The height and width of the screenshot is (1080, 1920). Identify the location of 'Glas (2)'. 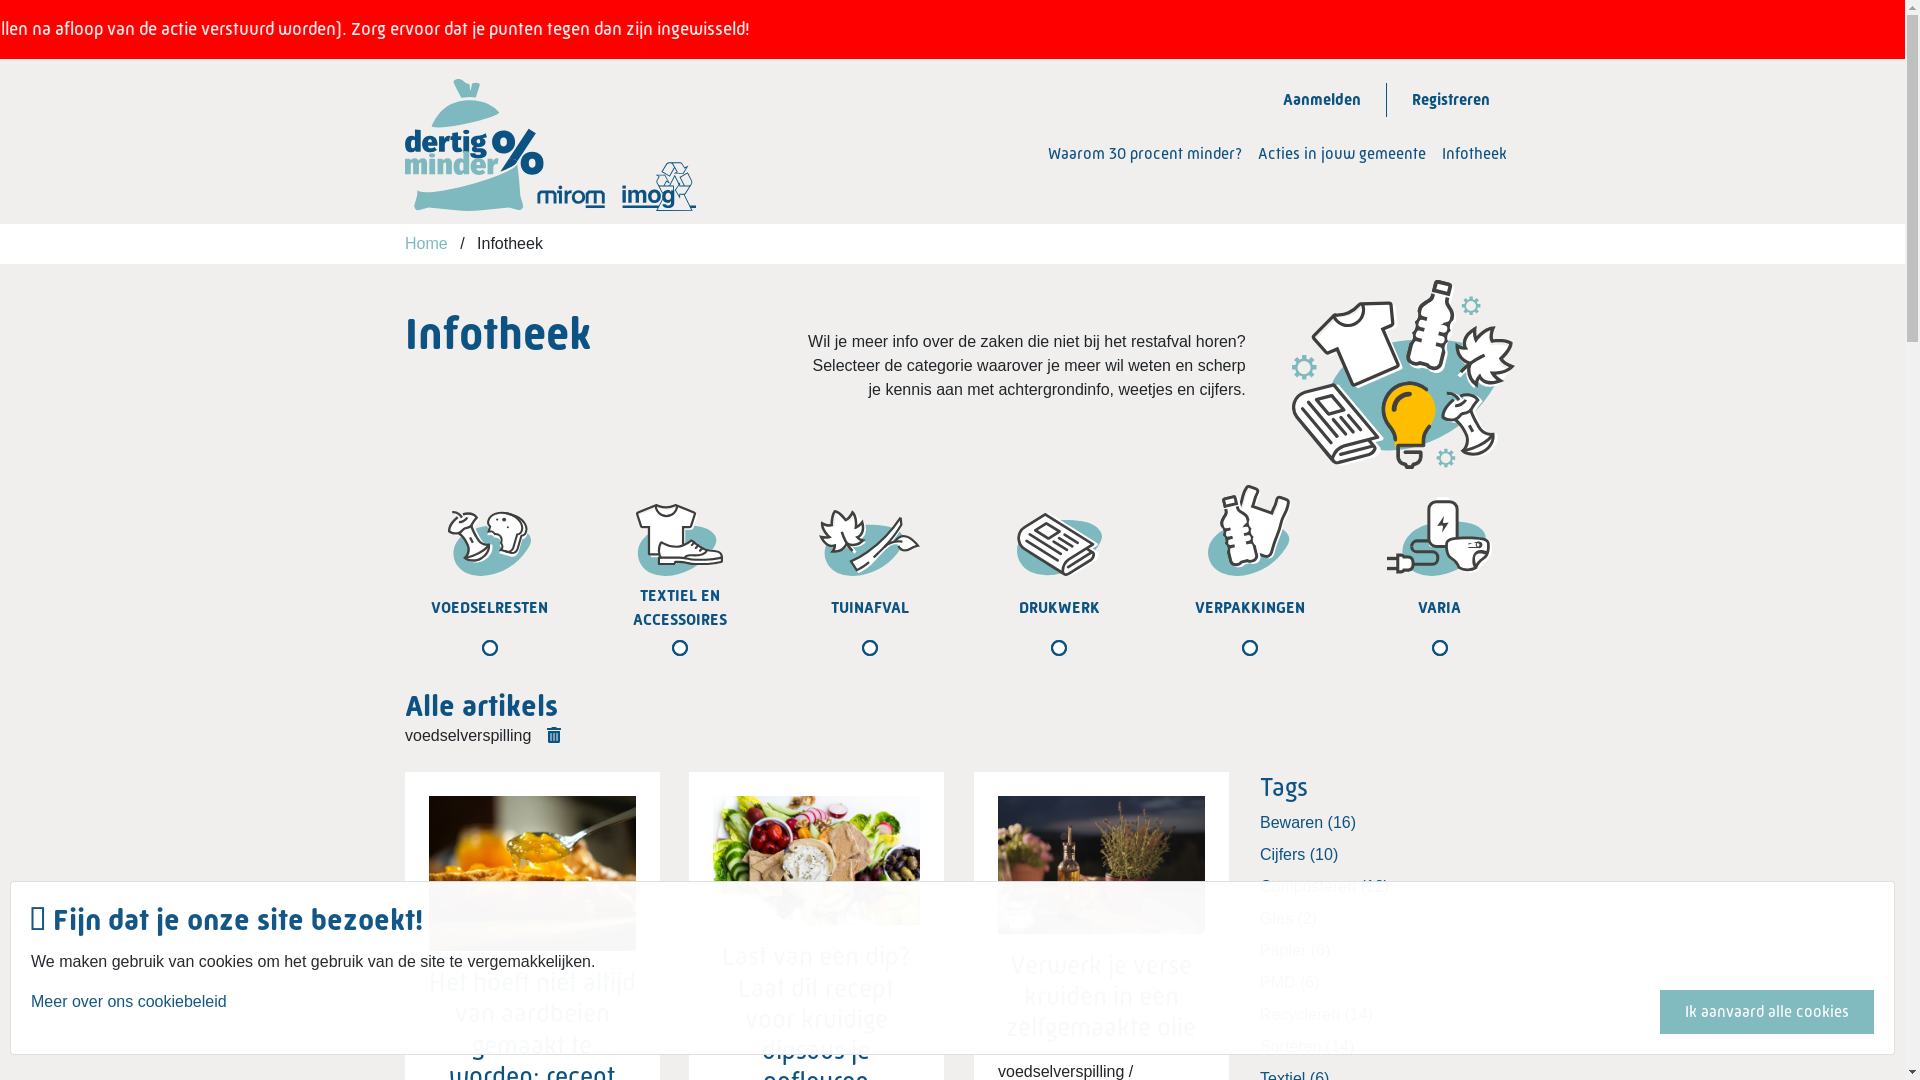
(1258, 918).